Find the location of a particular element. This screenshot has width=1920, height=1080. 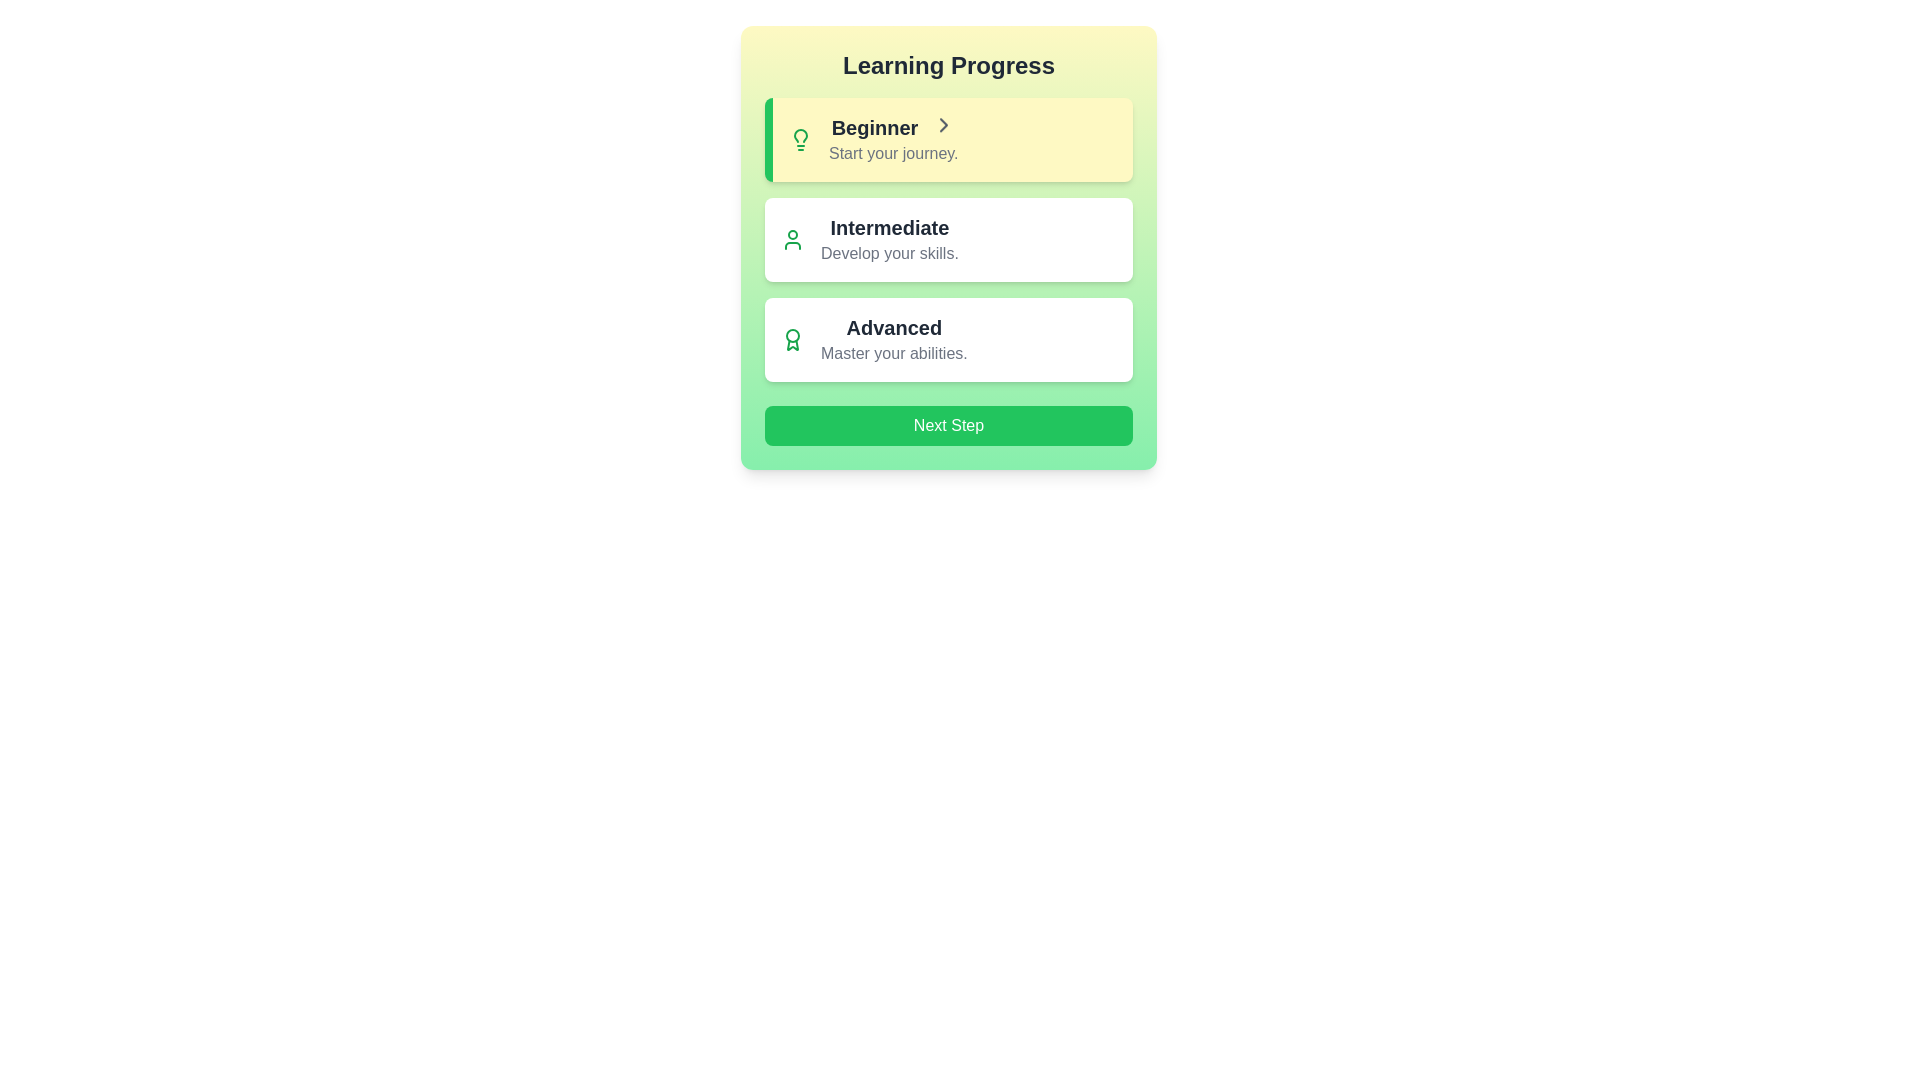

the informational card titled 'Intermediate' which is the second card in a vertical stack of skill level cards for additional actions is located at coordinates (948, 238).